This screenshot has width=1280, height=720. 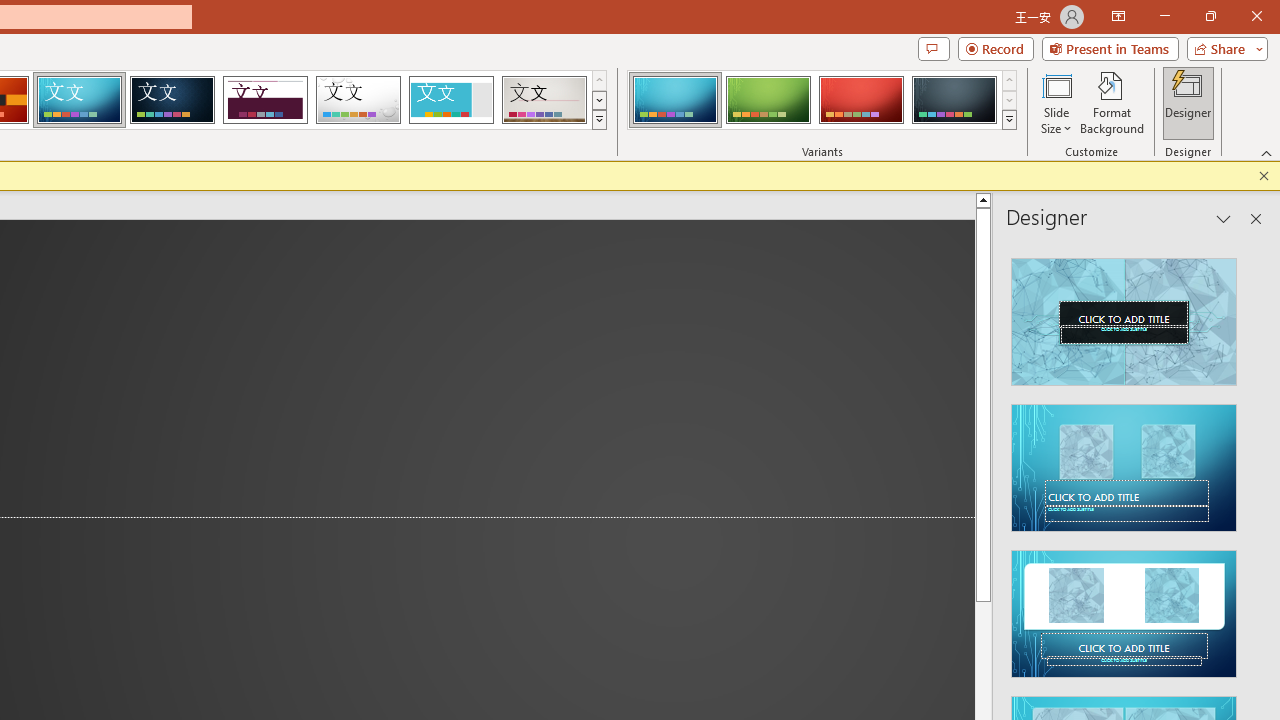 I want to click on 'Frame', so click(x=450, y=100).